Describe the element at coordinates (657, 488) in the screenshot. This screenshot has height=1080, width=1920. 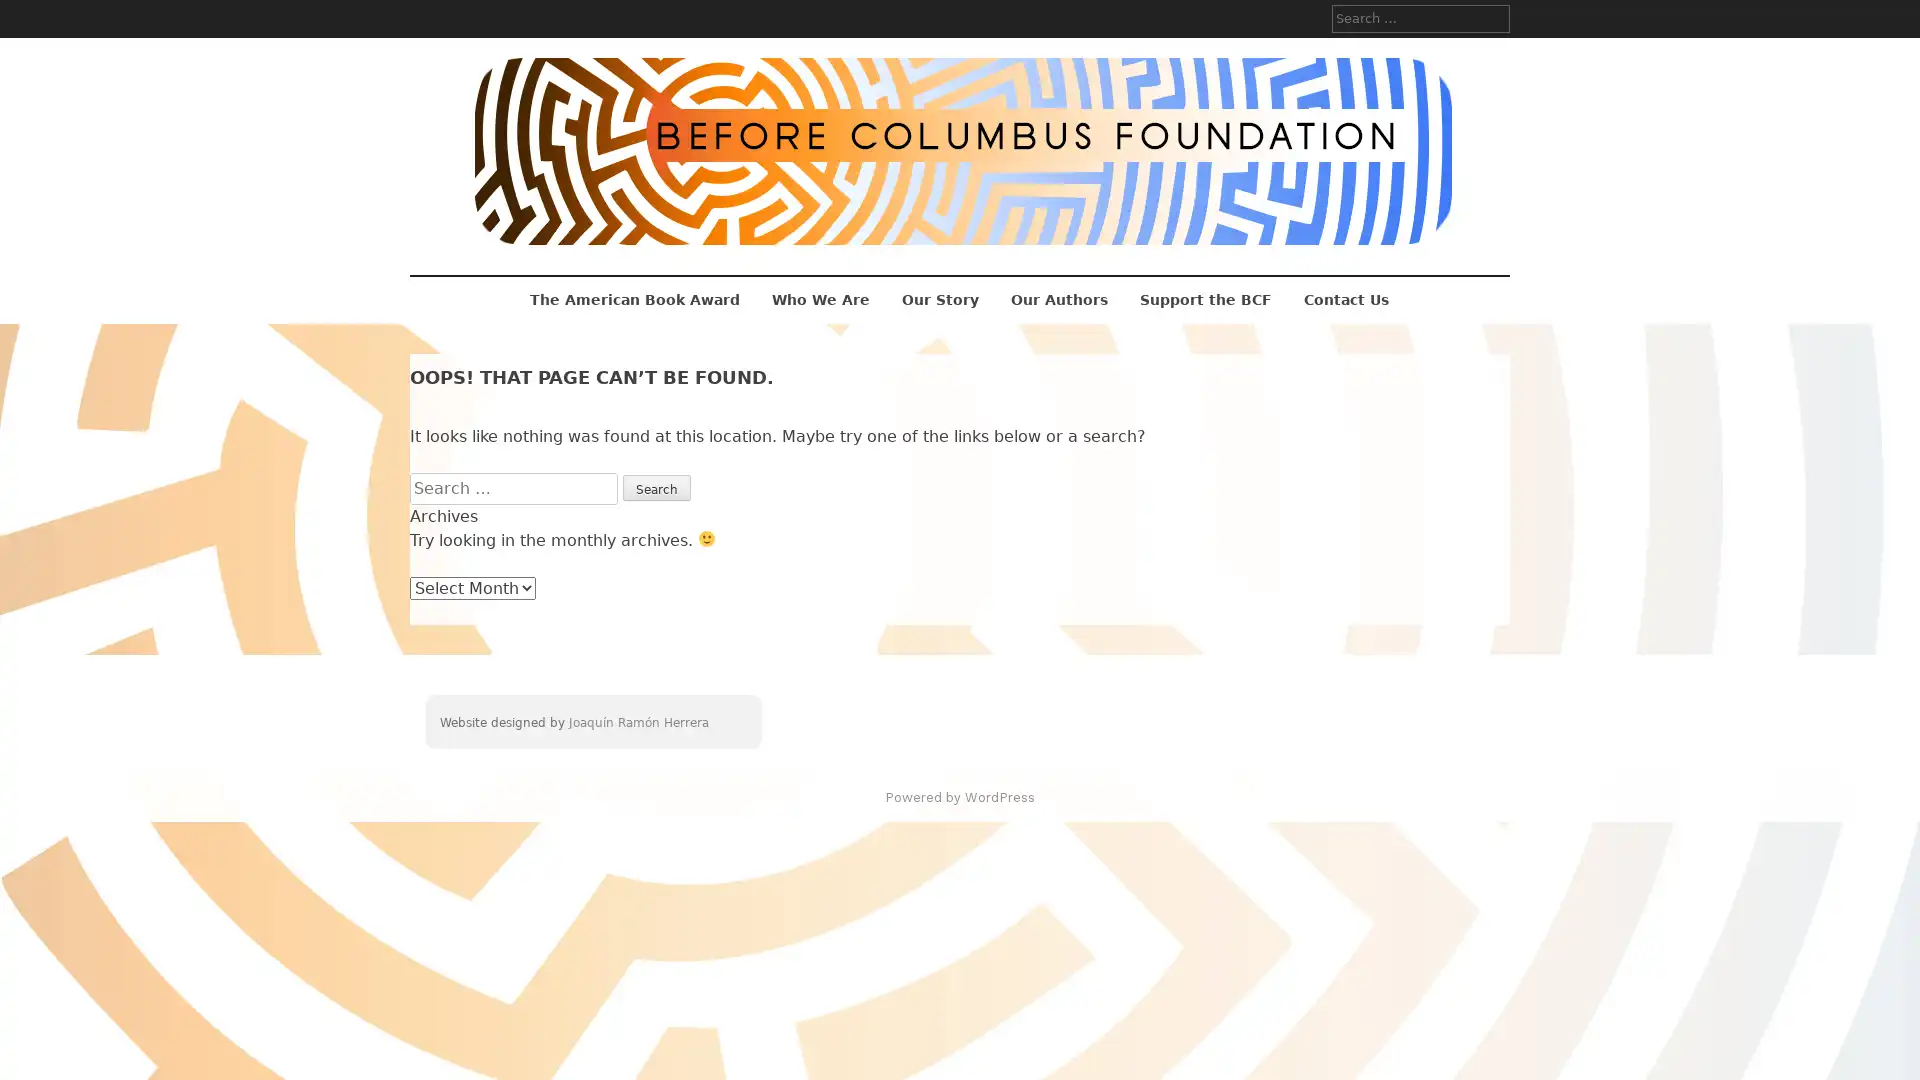
I see `Search` at that location.